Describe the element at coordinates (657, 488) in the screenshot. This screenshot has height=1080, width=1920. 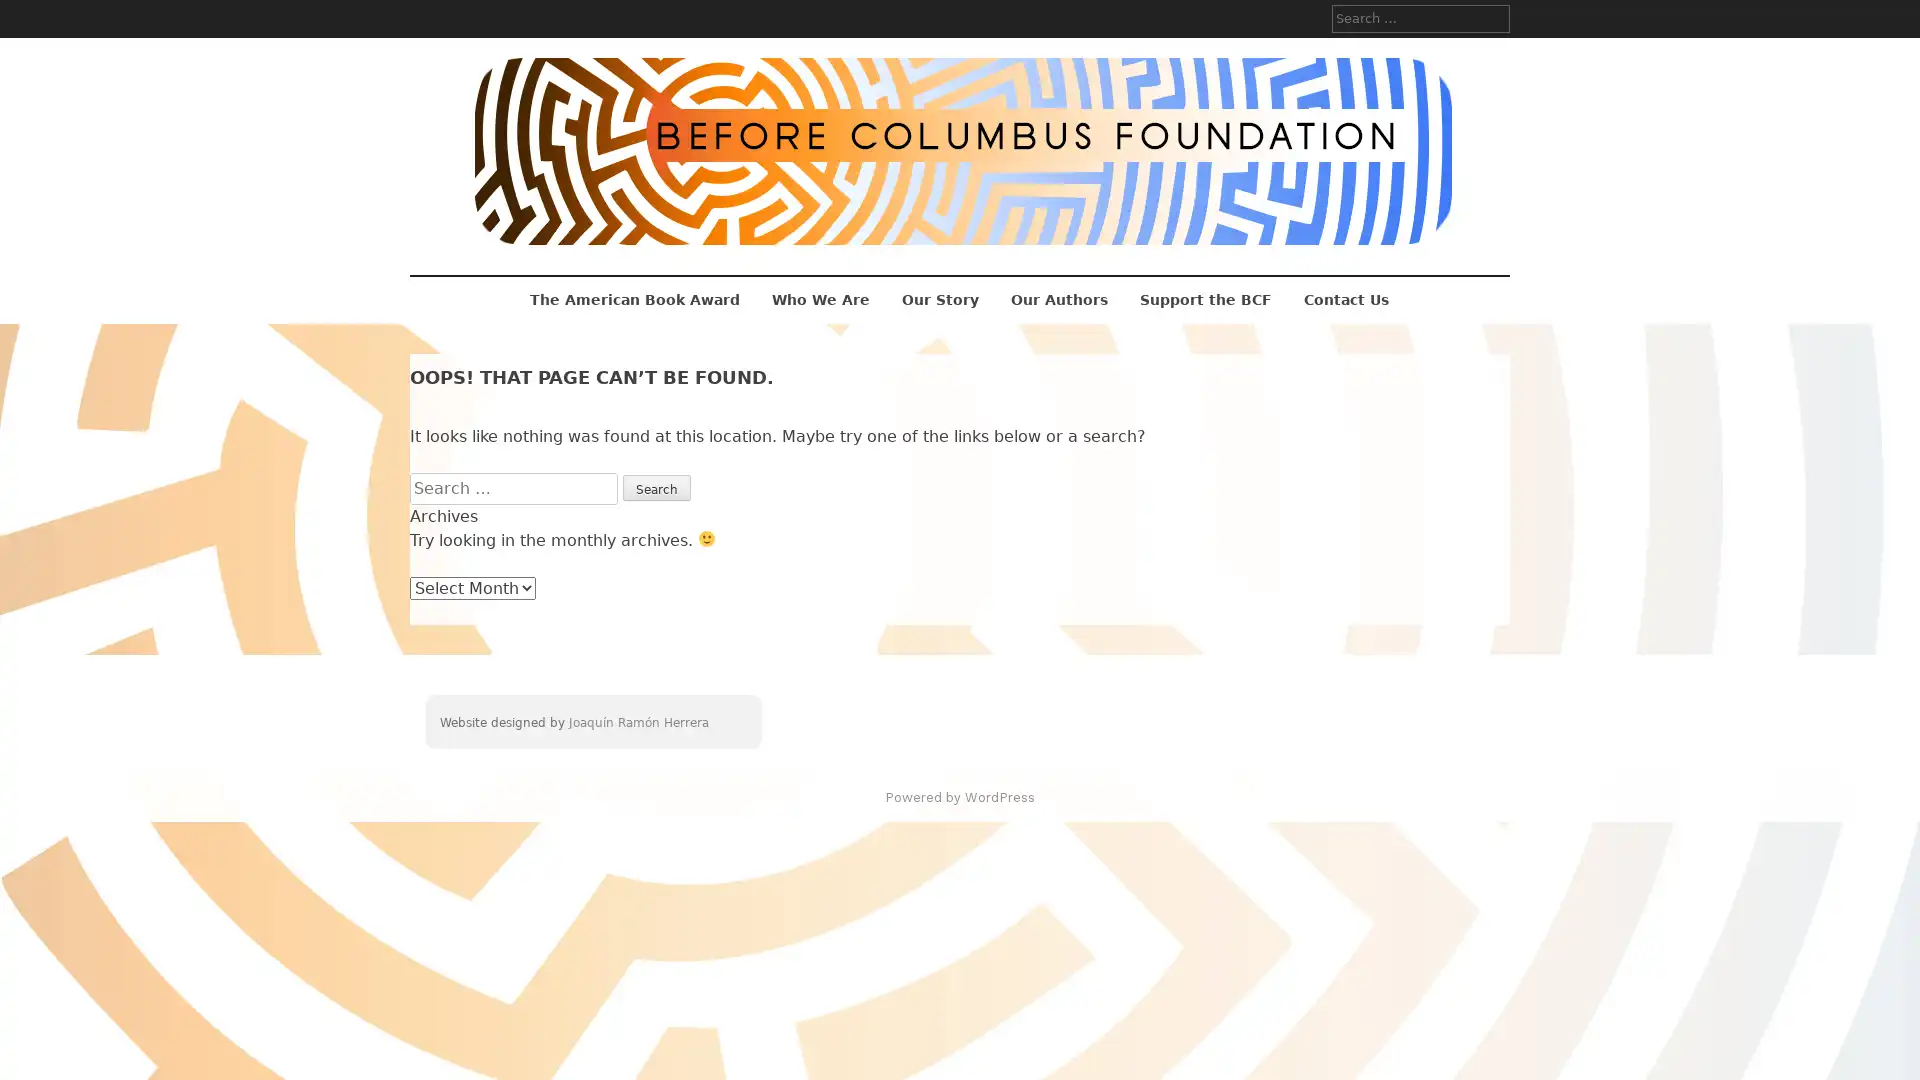
I see `Search` at that location.